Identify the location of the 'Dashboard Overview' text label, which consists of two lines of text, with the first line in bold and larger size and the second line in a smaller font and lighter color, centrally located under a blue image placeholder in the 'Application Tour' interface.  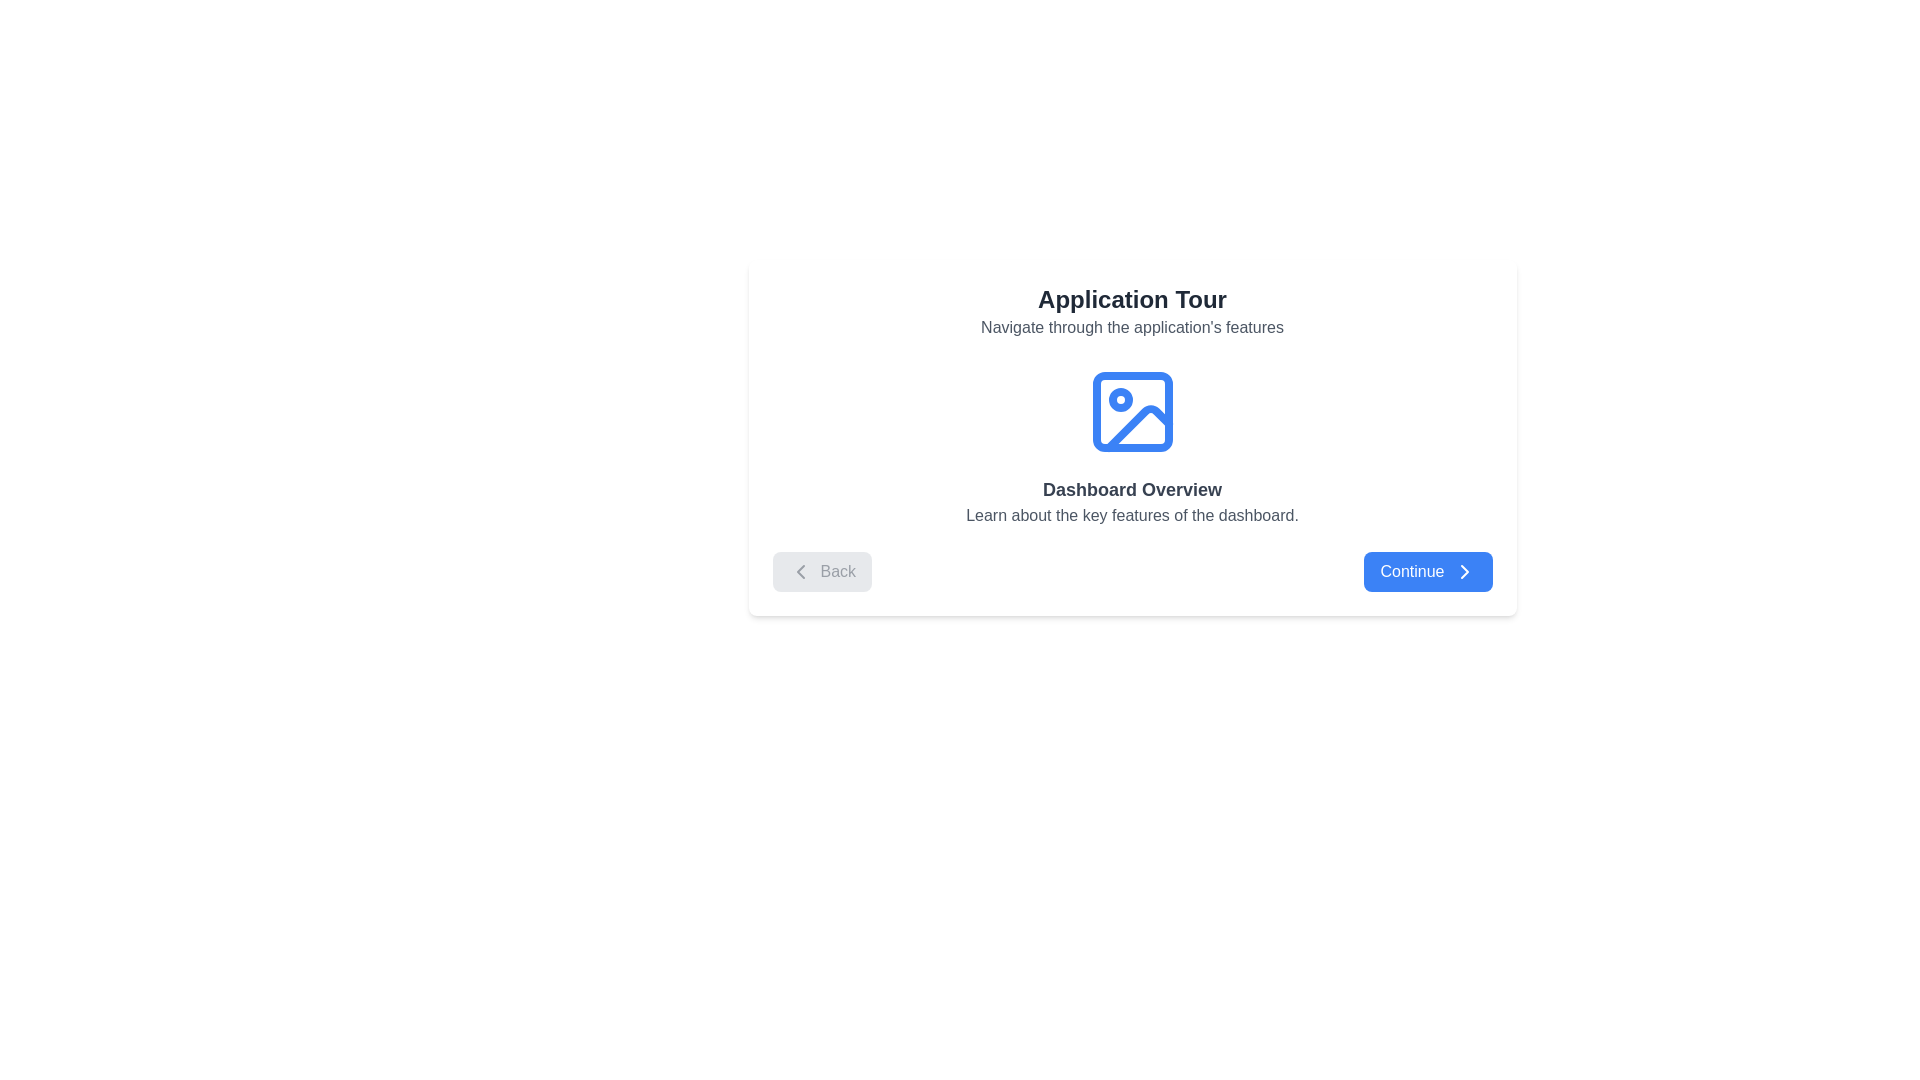
(1132, 500).